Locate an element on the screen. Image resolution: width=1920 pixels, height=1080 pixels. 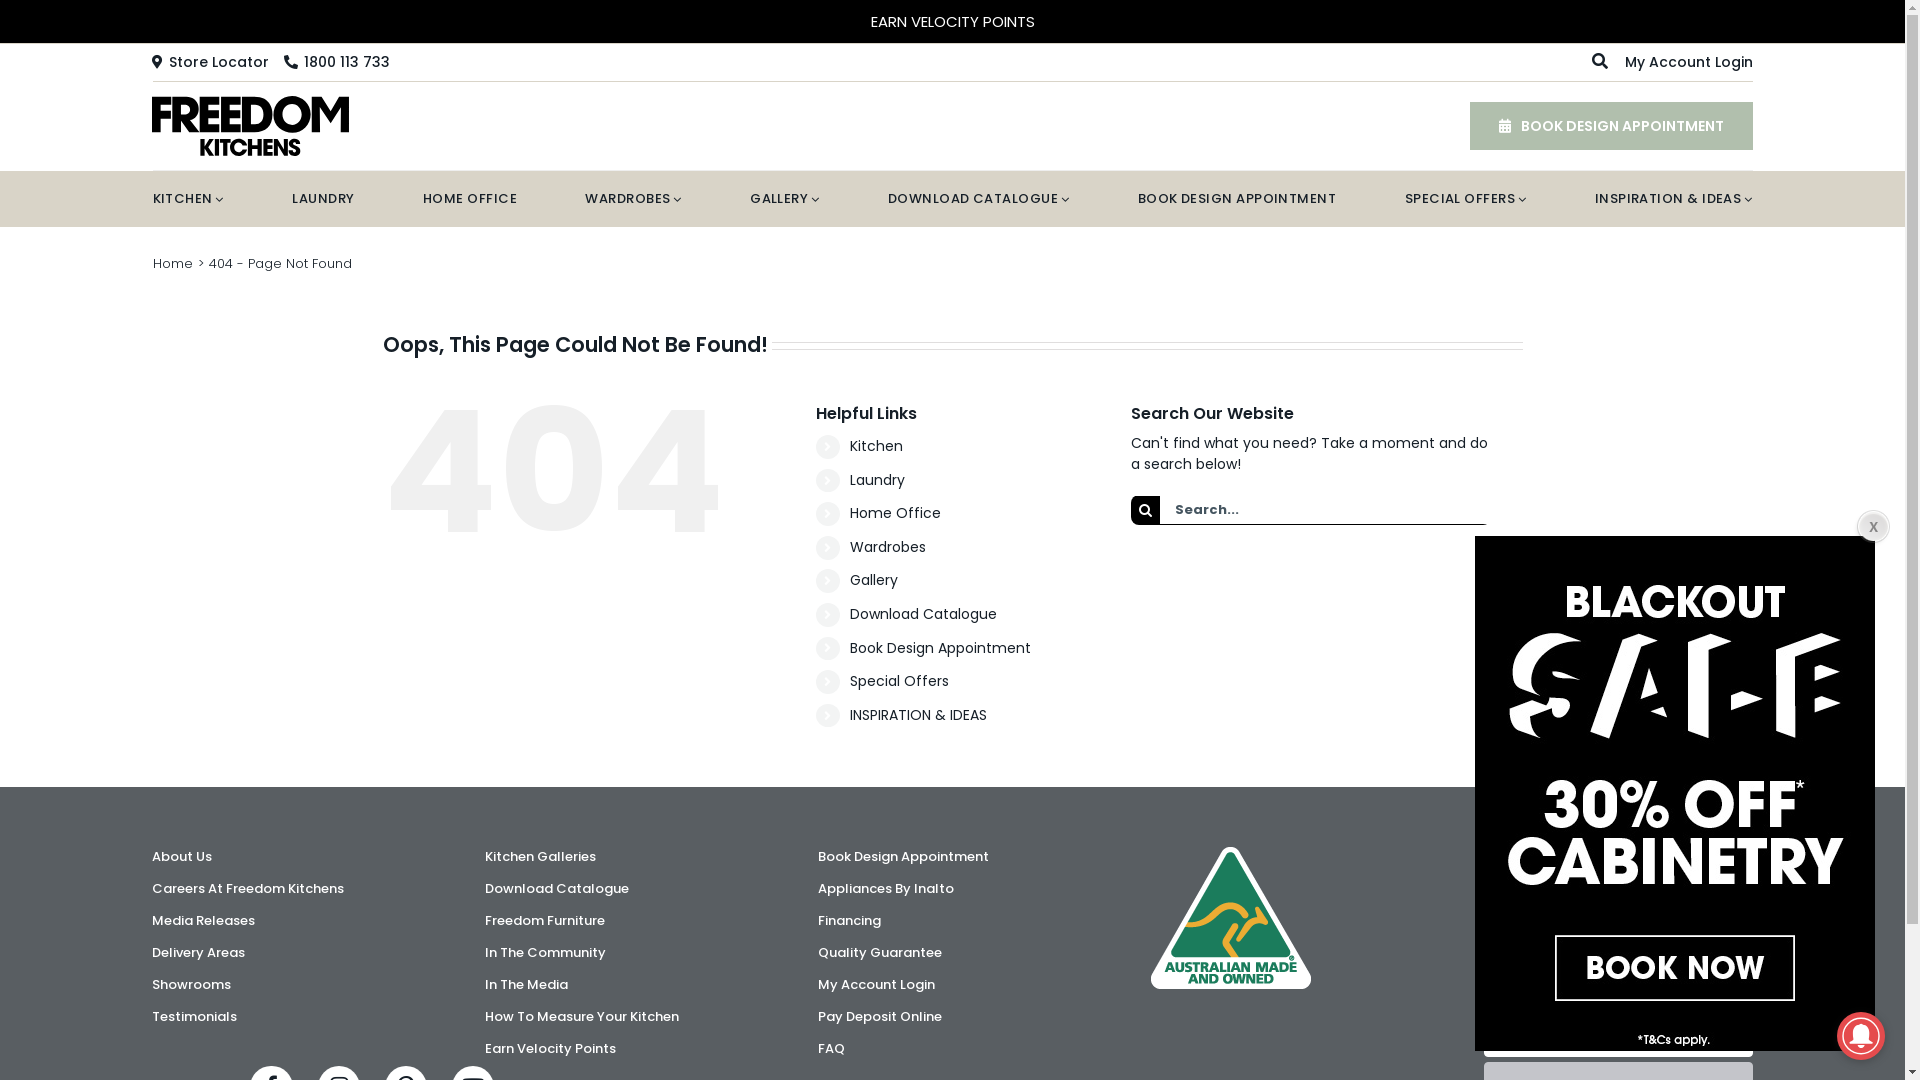
'Book Design Appointment' is located at coordinates (951, 855).